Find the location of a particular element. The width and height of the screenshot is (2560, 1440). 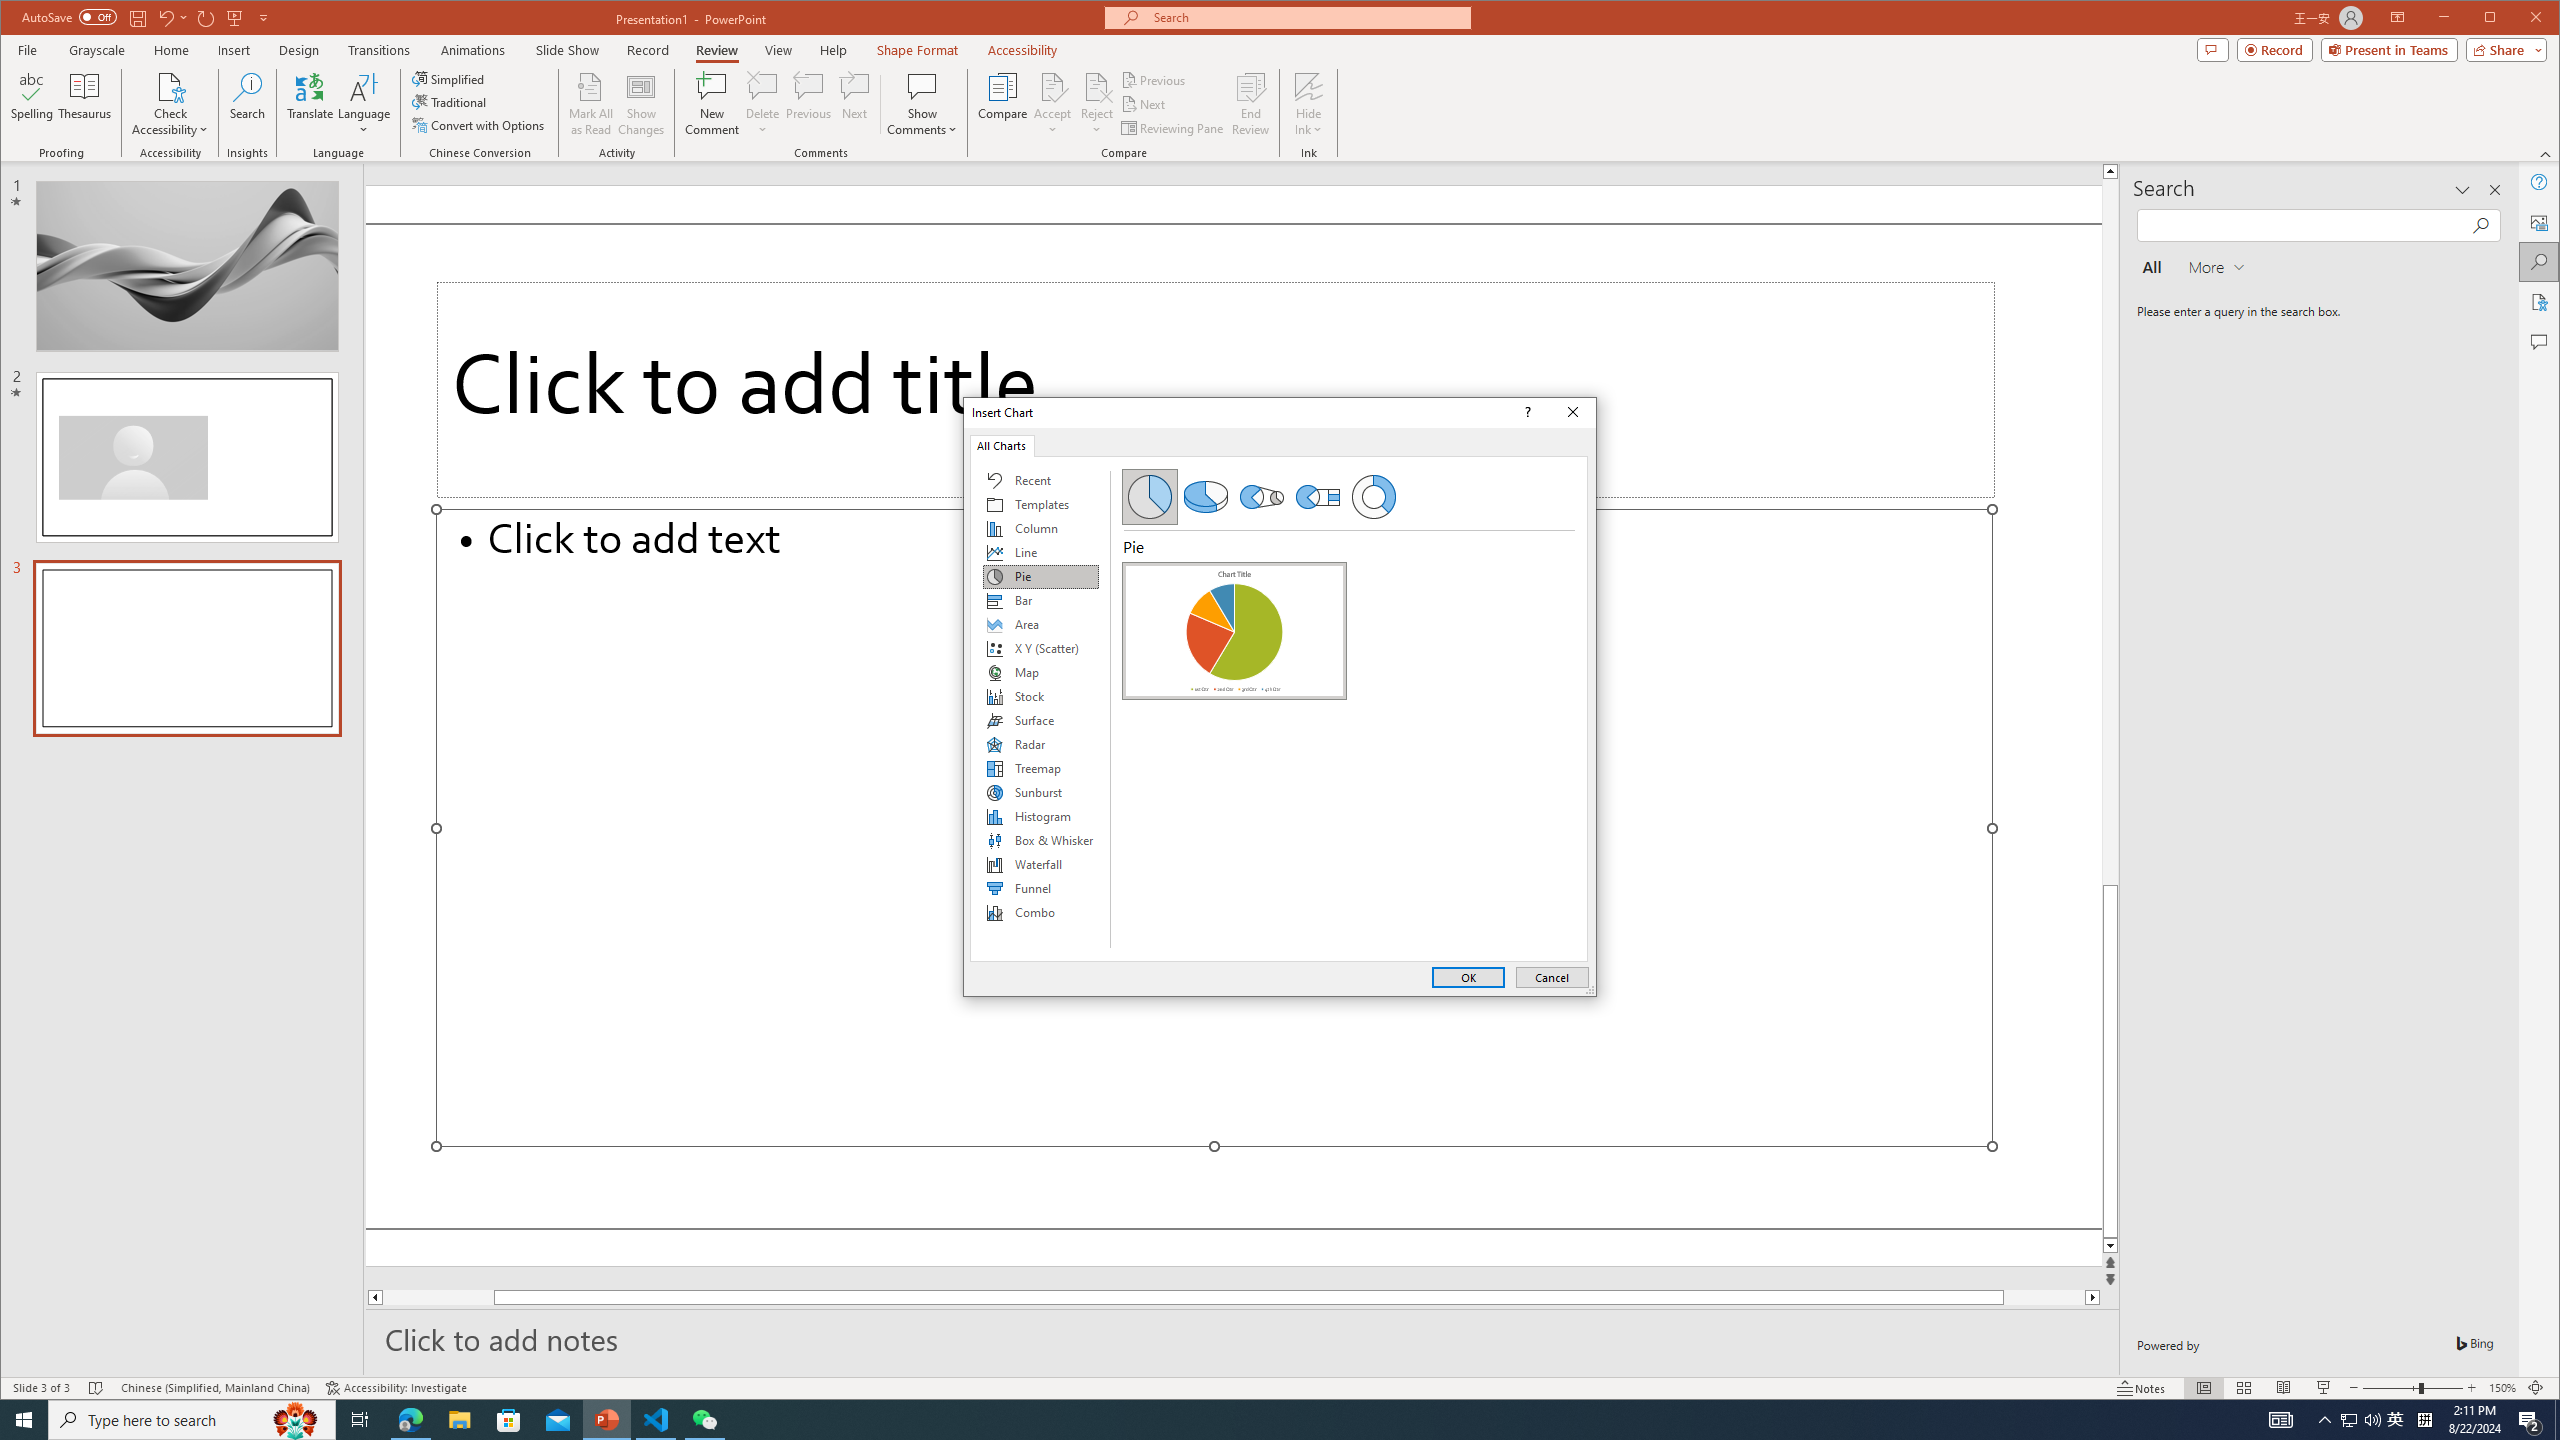

'Maximize' is located at coordinates (2519, 19).